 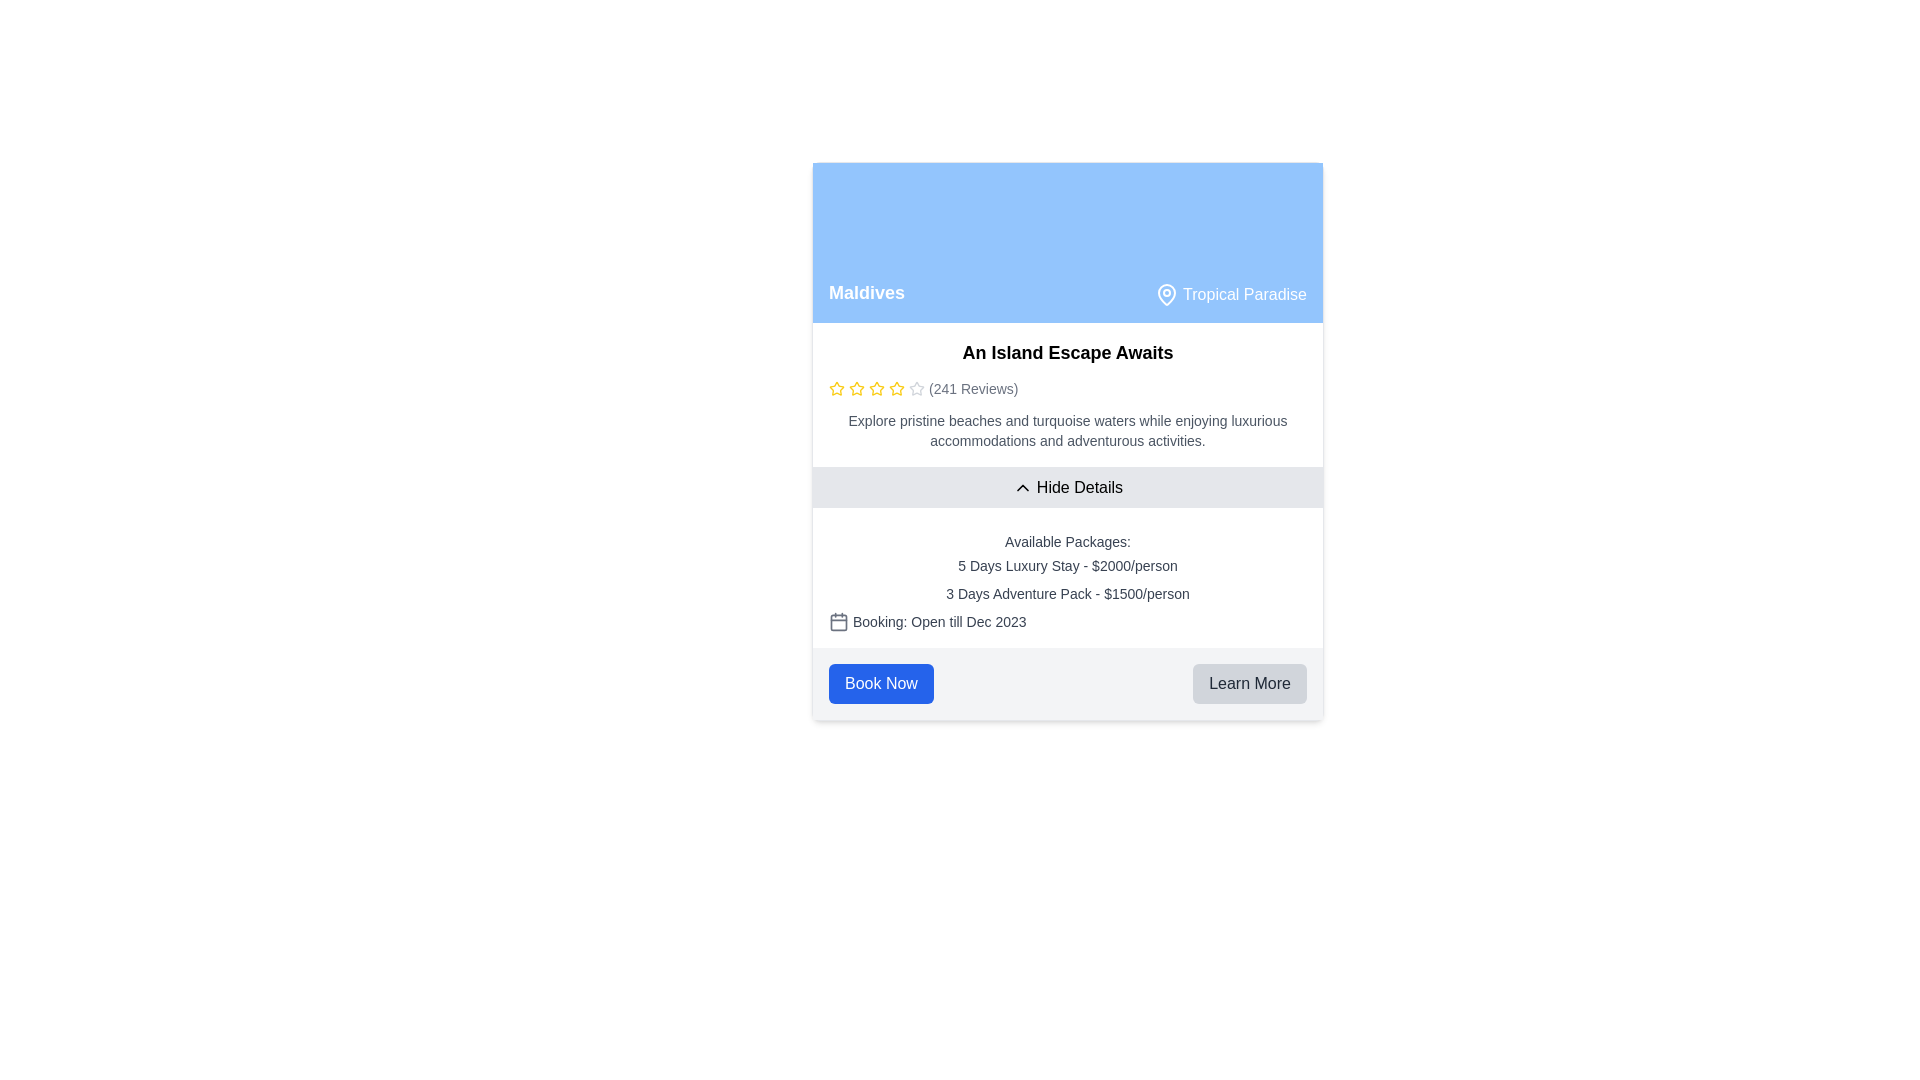 I want to click on the third star-shaped rating icon, filled with a golden-yellow color, located in the review section, positioned above '(241 Reviews)', so click(x=857, y=389).